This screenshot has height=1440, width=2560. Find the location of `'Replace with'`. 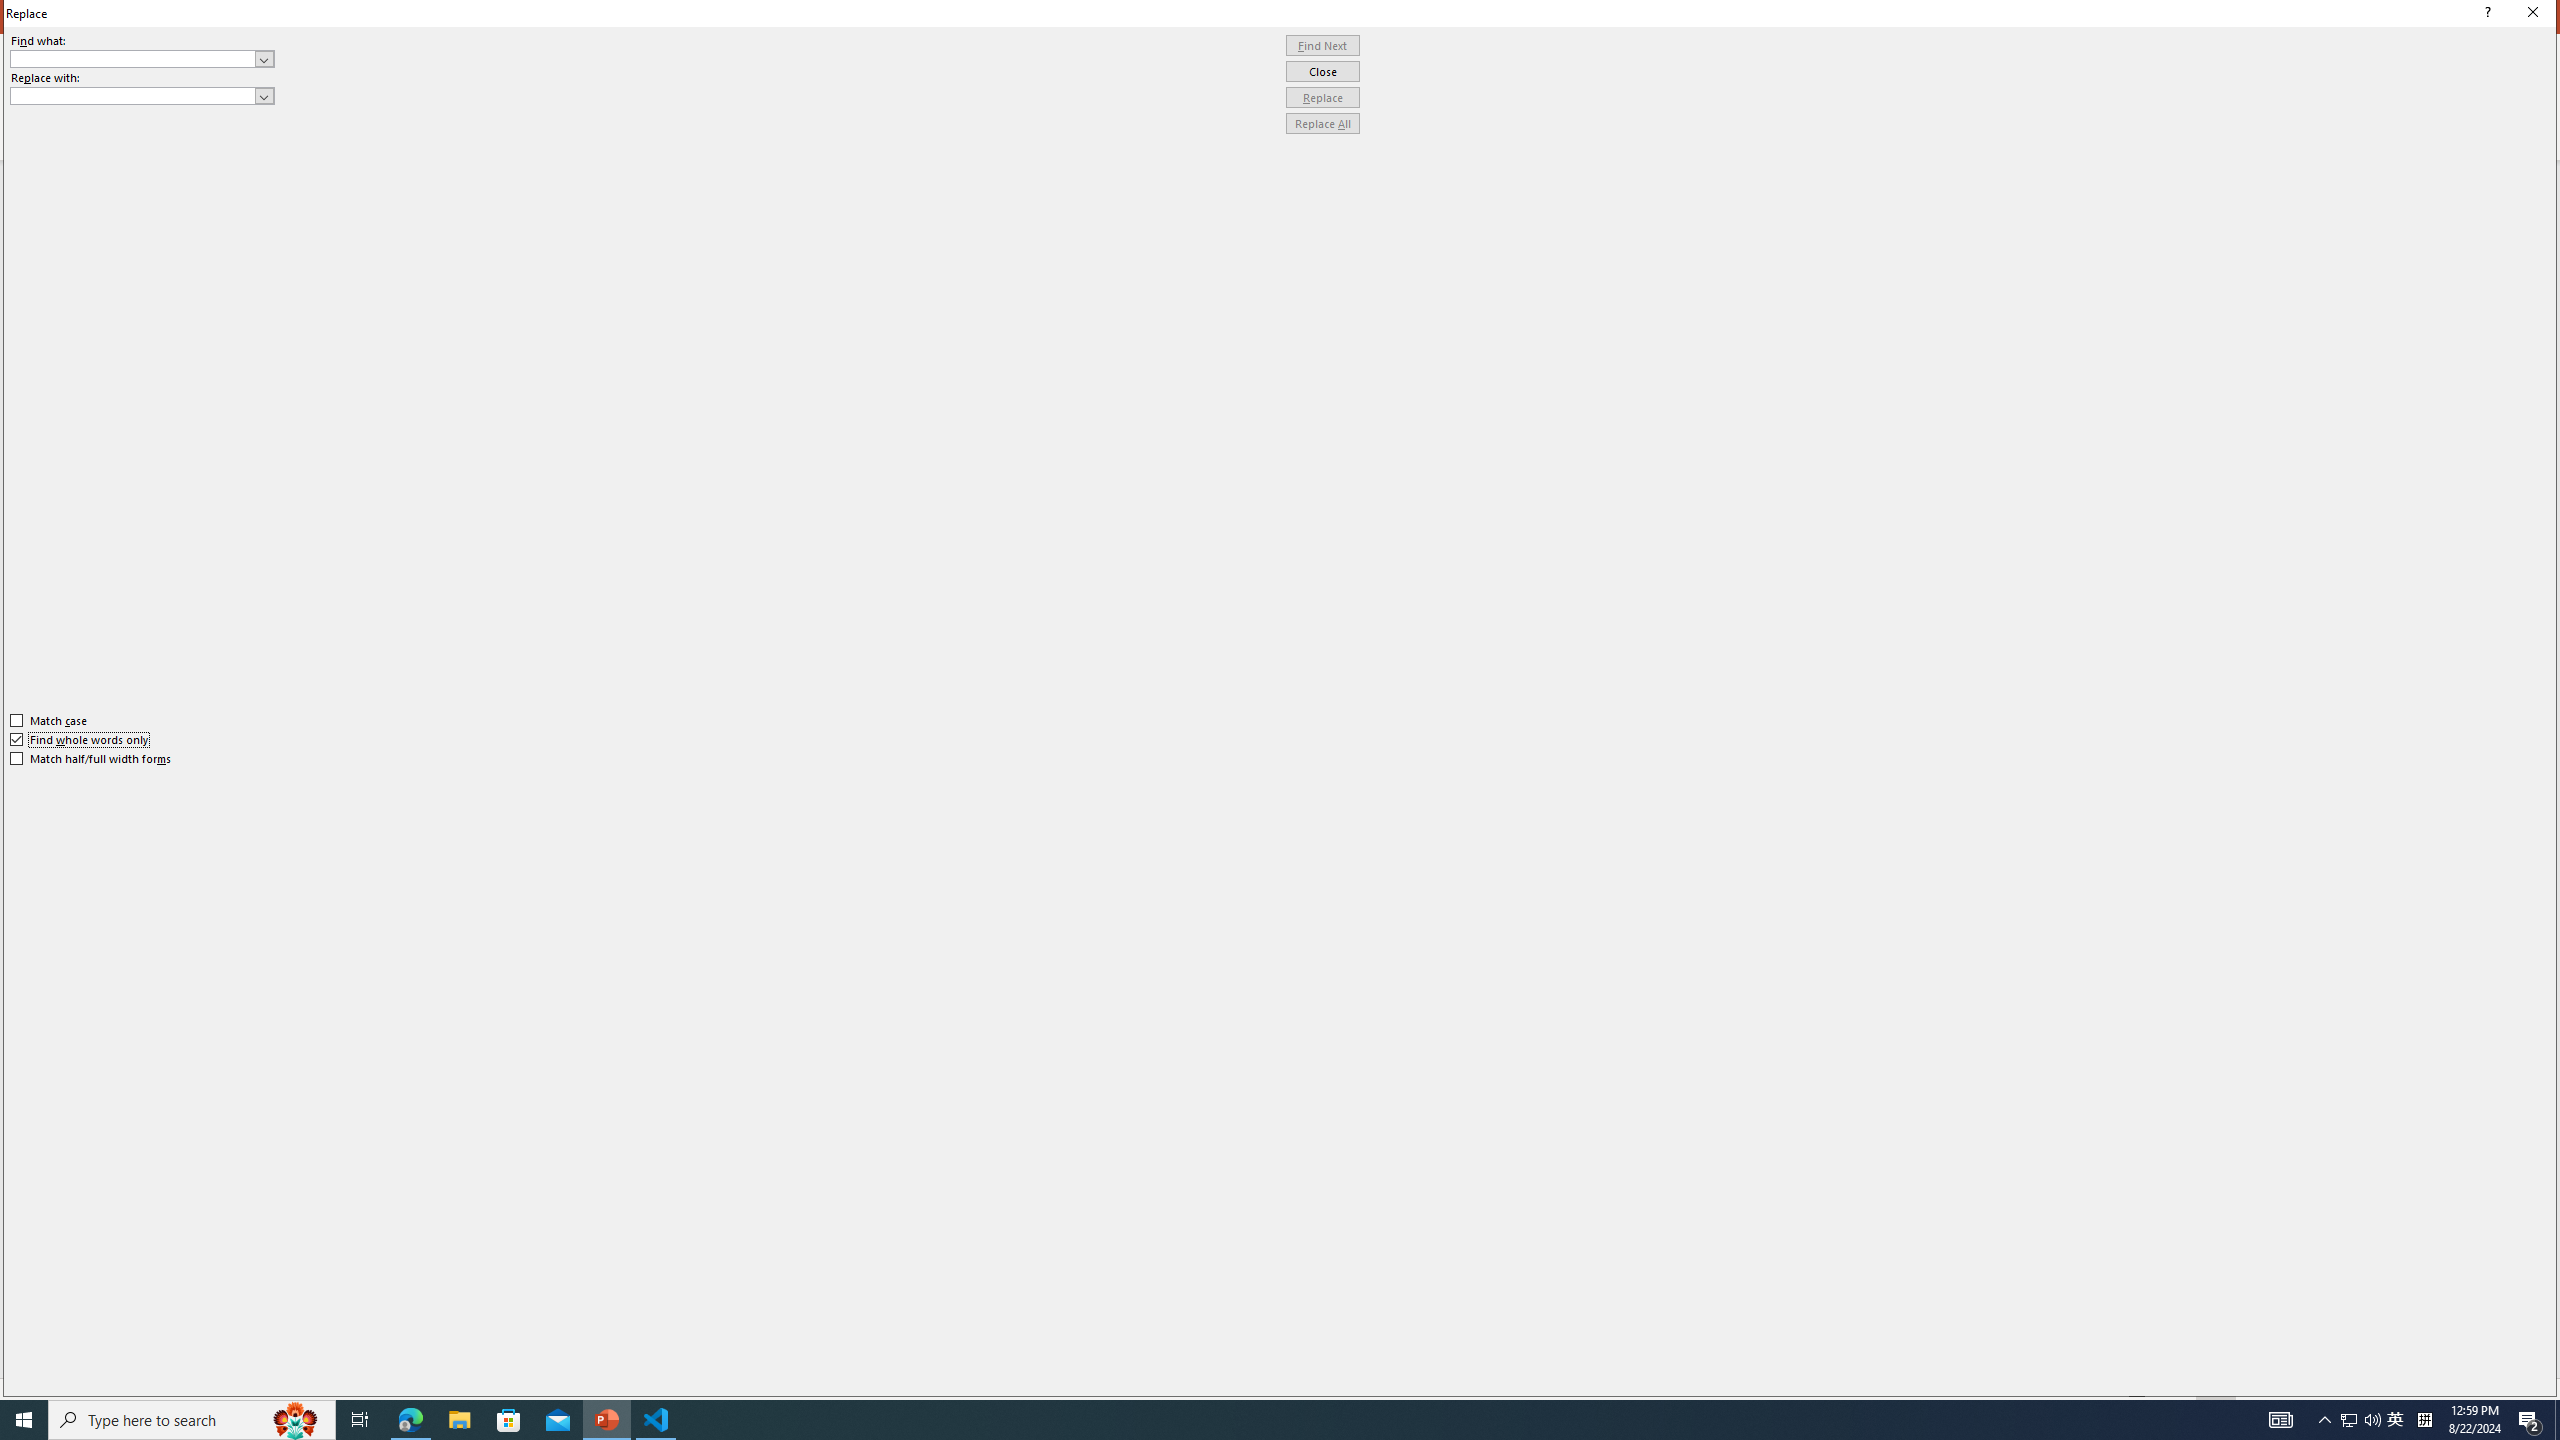

'Replace with' is located at coordinates (133, 95).